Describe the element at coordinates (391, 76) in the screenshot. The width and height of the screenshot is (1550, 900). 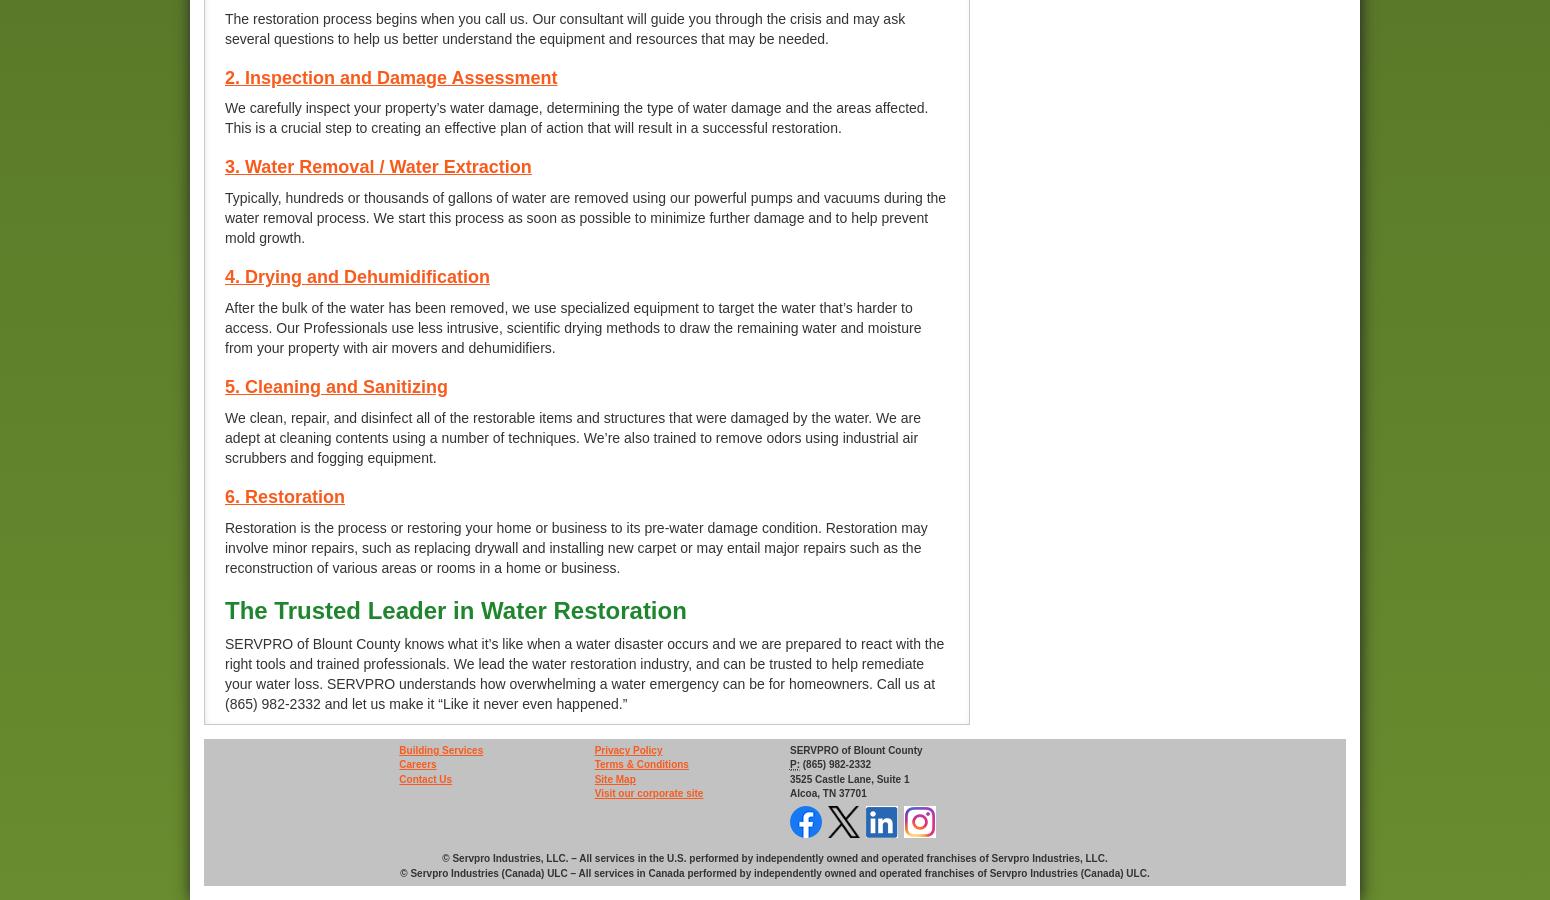
I see `'2. Inspection and Damage Assessment'` at that location.